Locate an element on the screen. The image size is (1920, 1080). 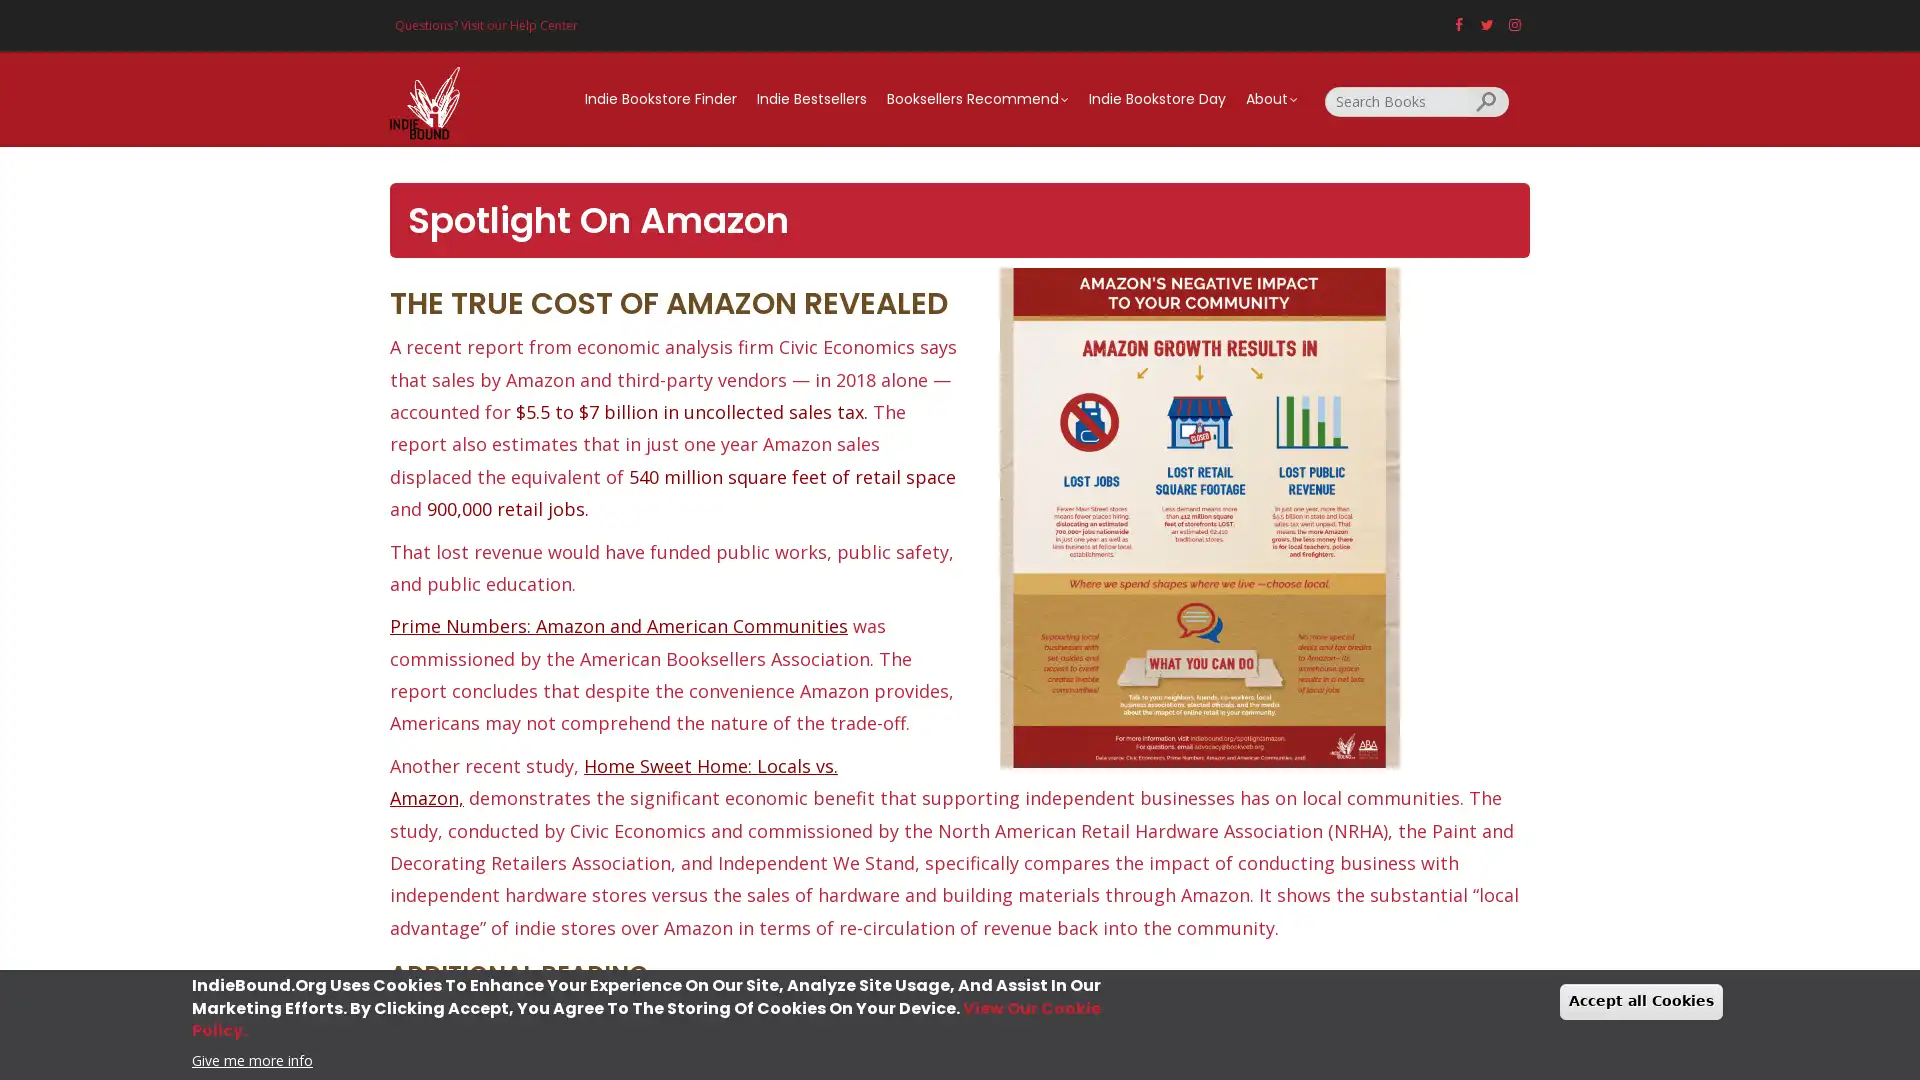
Accept all Cookies is located at coordinates (1641, 1001).